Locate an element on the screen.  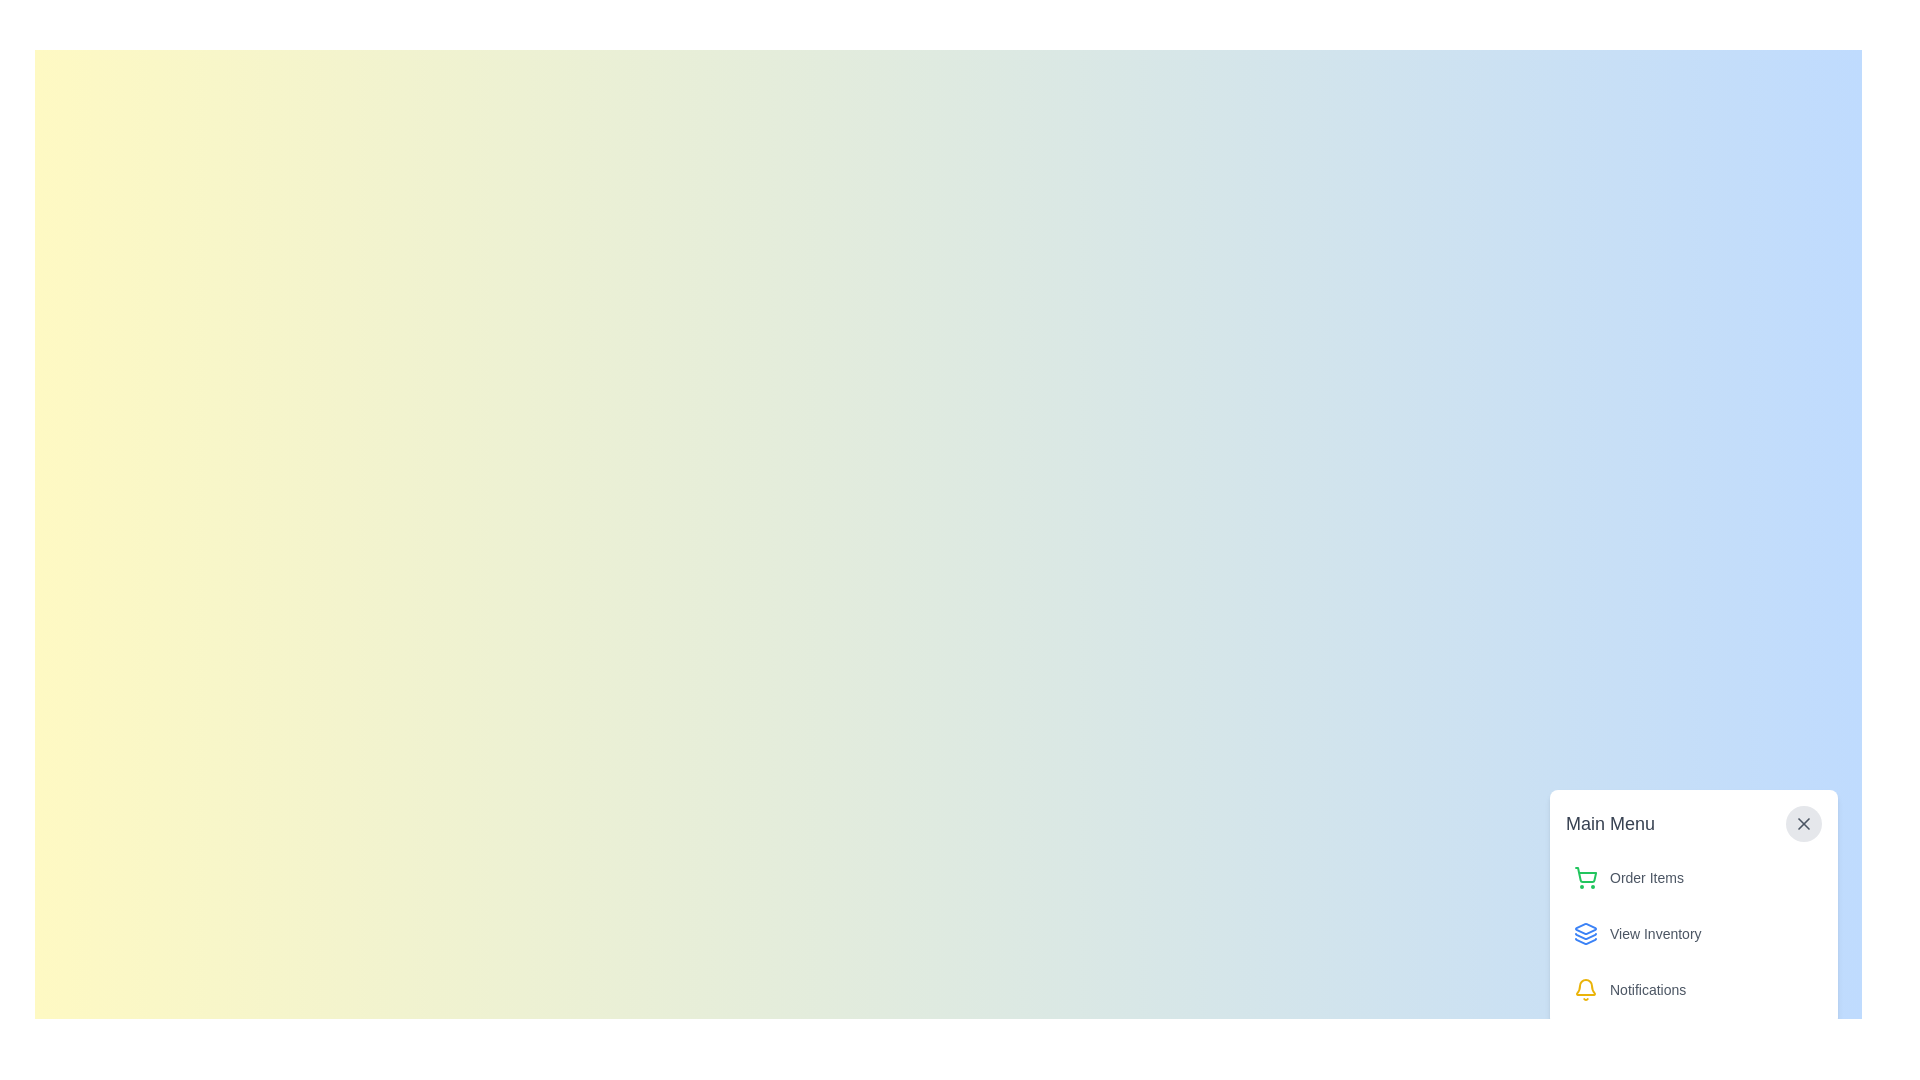
the first menu item in the Main Menu is located at coordinates (1693, 877).